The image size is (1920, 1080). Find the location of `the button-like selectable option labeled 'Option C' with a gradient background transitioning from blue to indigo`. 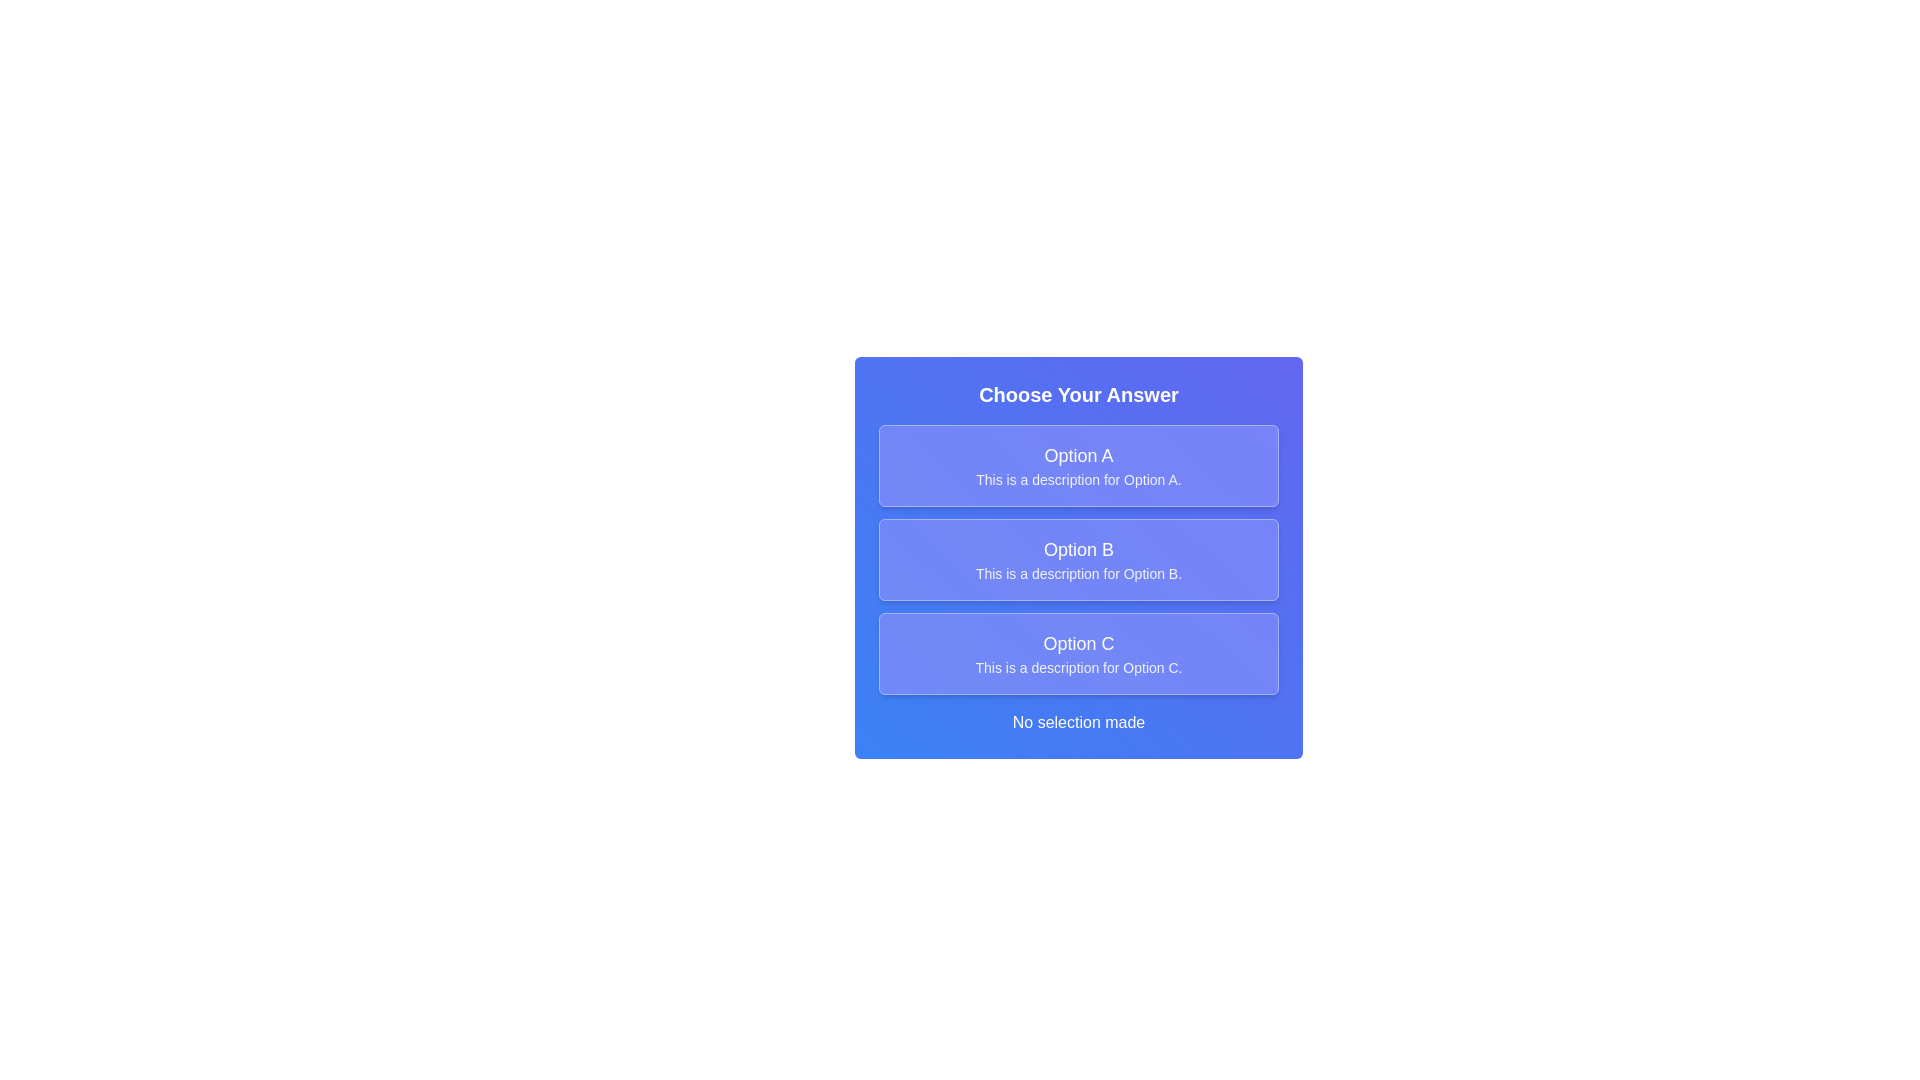

the button-like selectable option labeled 'Option C' with a gradient background transitioning from blue to indigo is located at coordinates (1078, 654).